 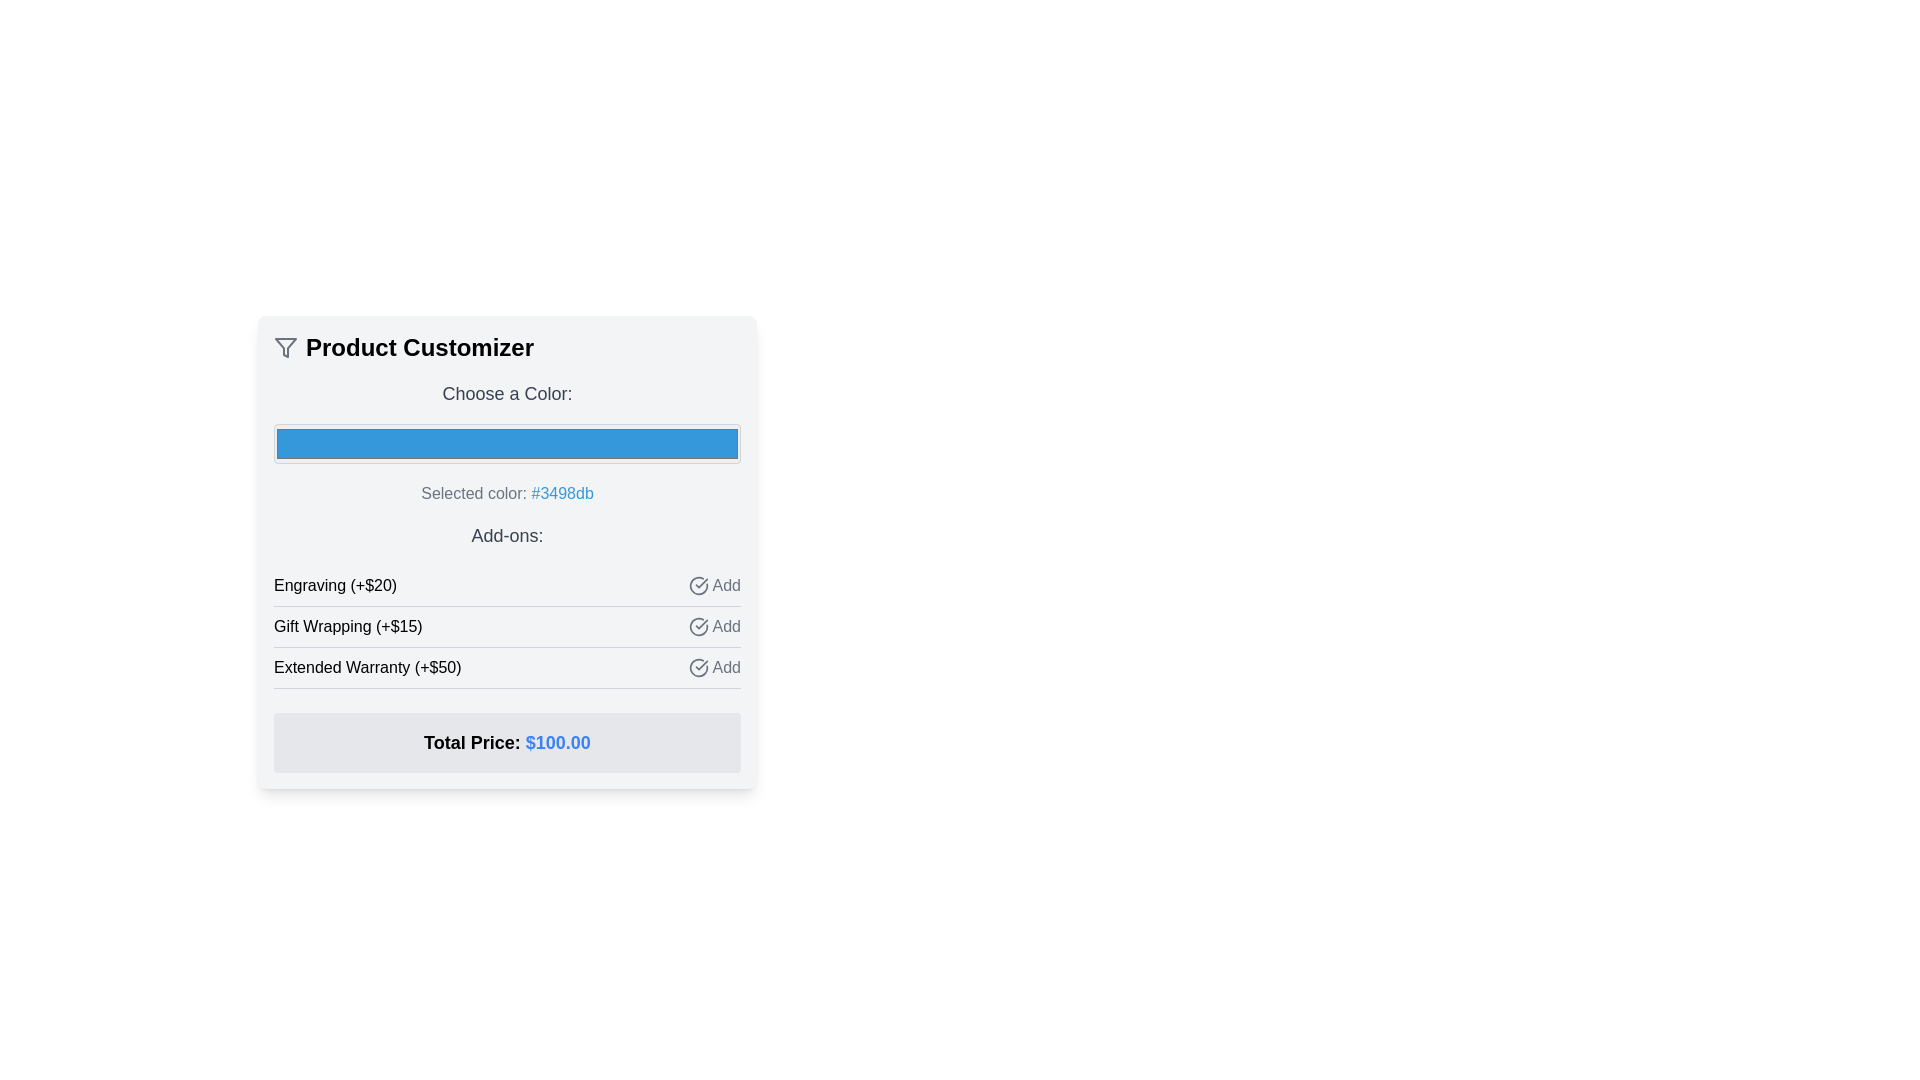 What do you see at coordinates (507, 442) in the screenshot?
I see `the color input field, which is a wide rectangular box with rounded corners and a blue shade (#3498db)` at bounding box center [507, 442].